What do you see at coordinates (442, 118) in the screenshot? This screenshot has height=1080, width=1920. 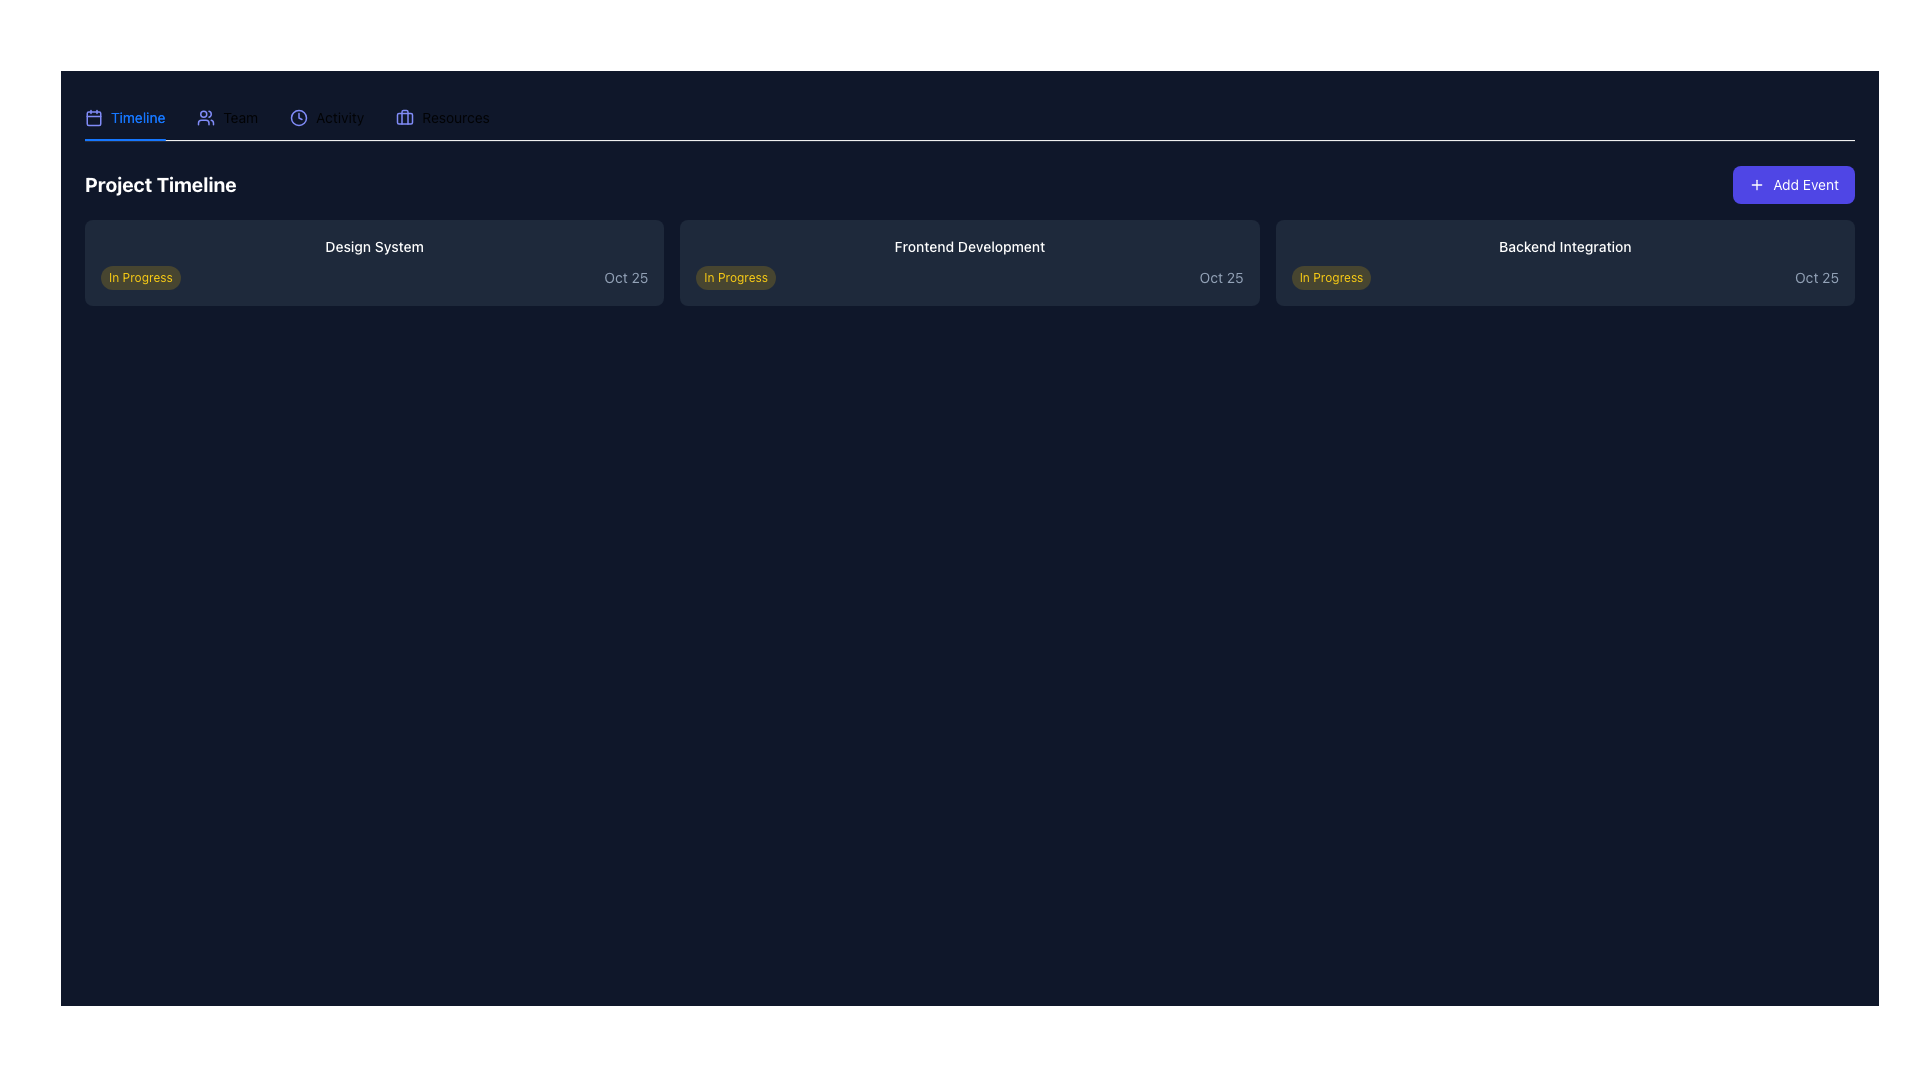 I see `the 'Resources' navigation tab, which is the fourth tab in the horizontal navigation bar` at bounding box center [442, 118].